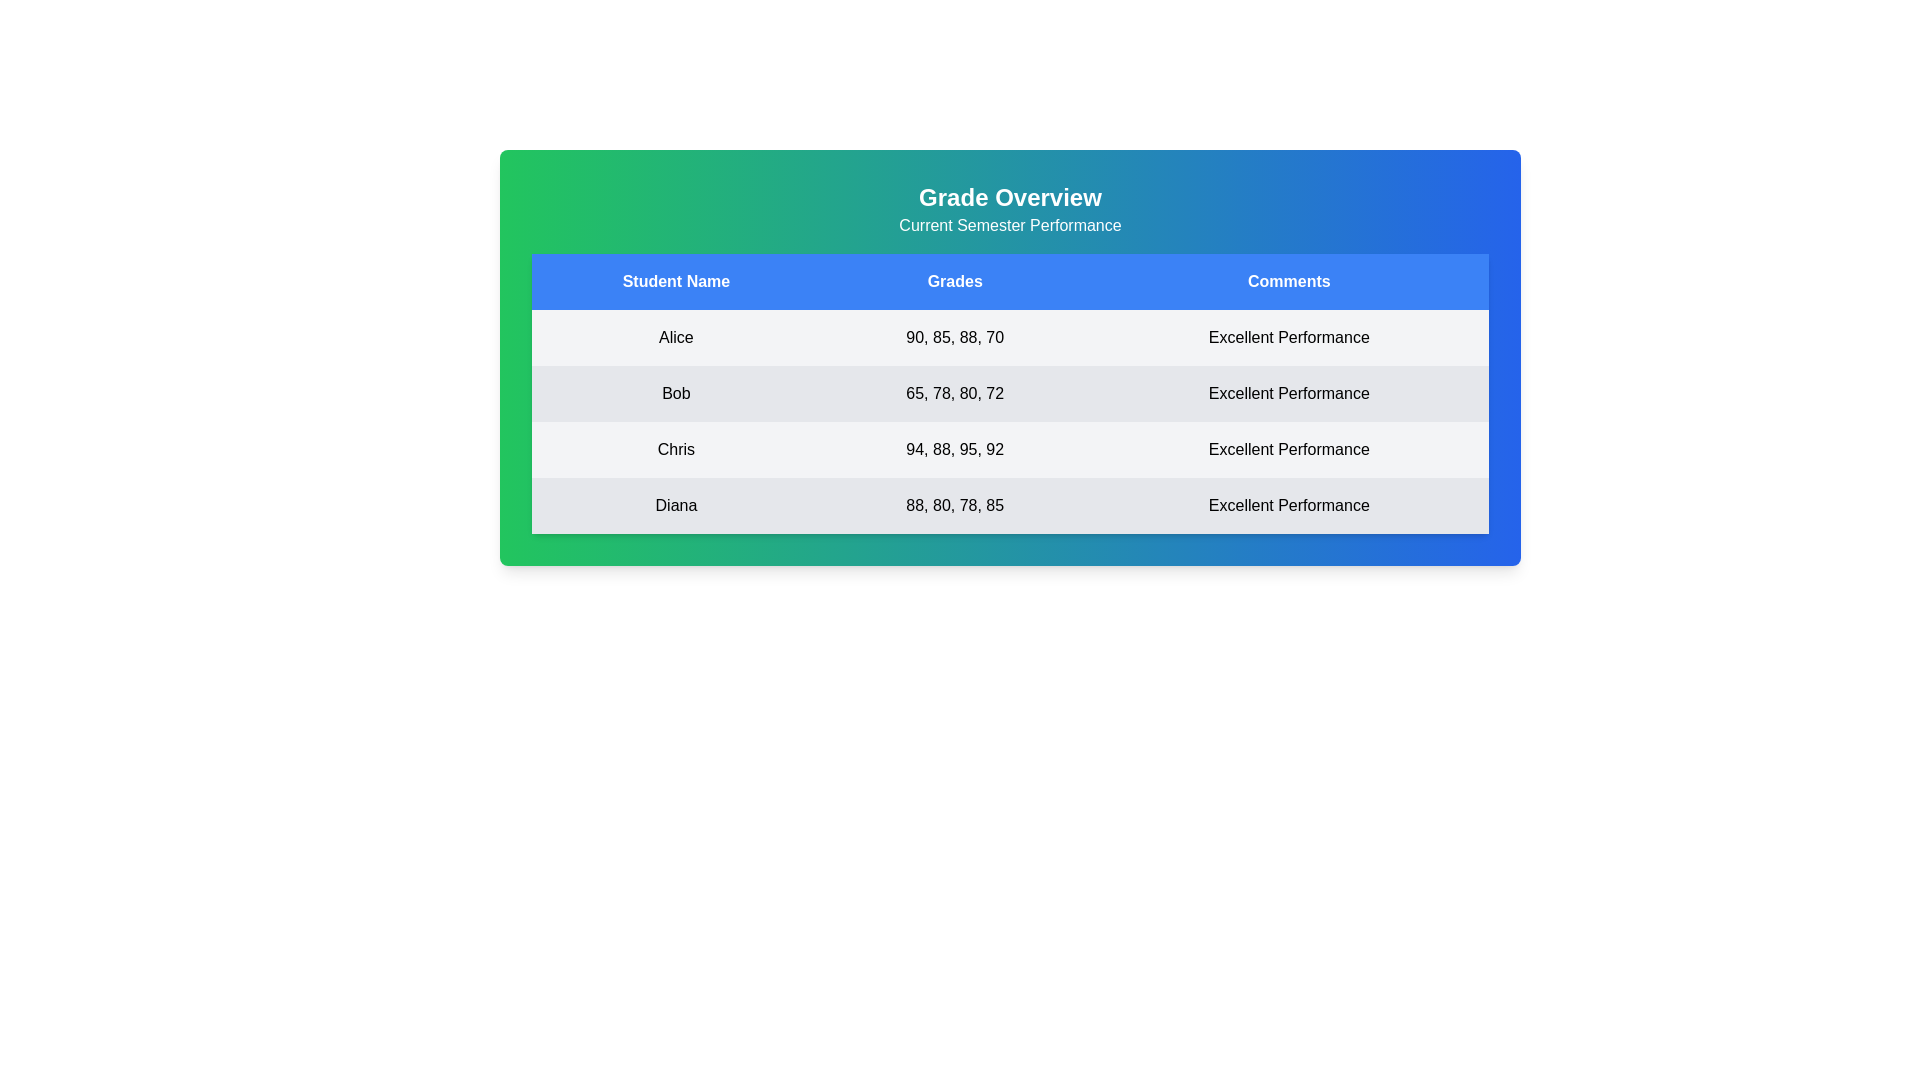 The height and width of the screenshot is (1080, 1920). Describe the element at coordinates (1010, 504) in the screenshot. I see `the row corresponding to Diana to observe hover effects` at that location.